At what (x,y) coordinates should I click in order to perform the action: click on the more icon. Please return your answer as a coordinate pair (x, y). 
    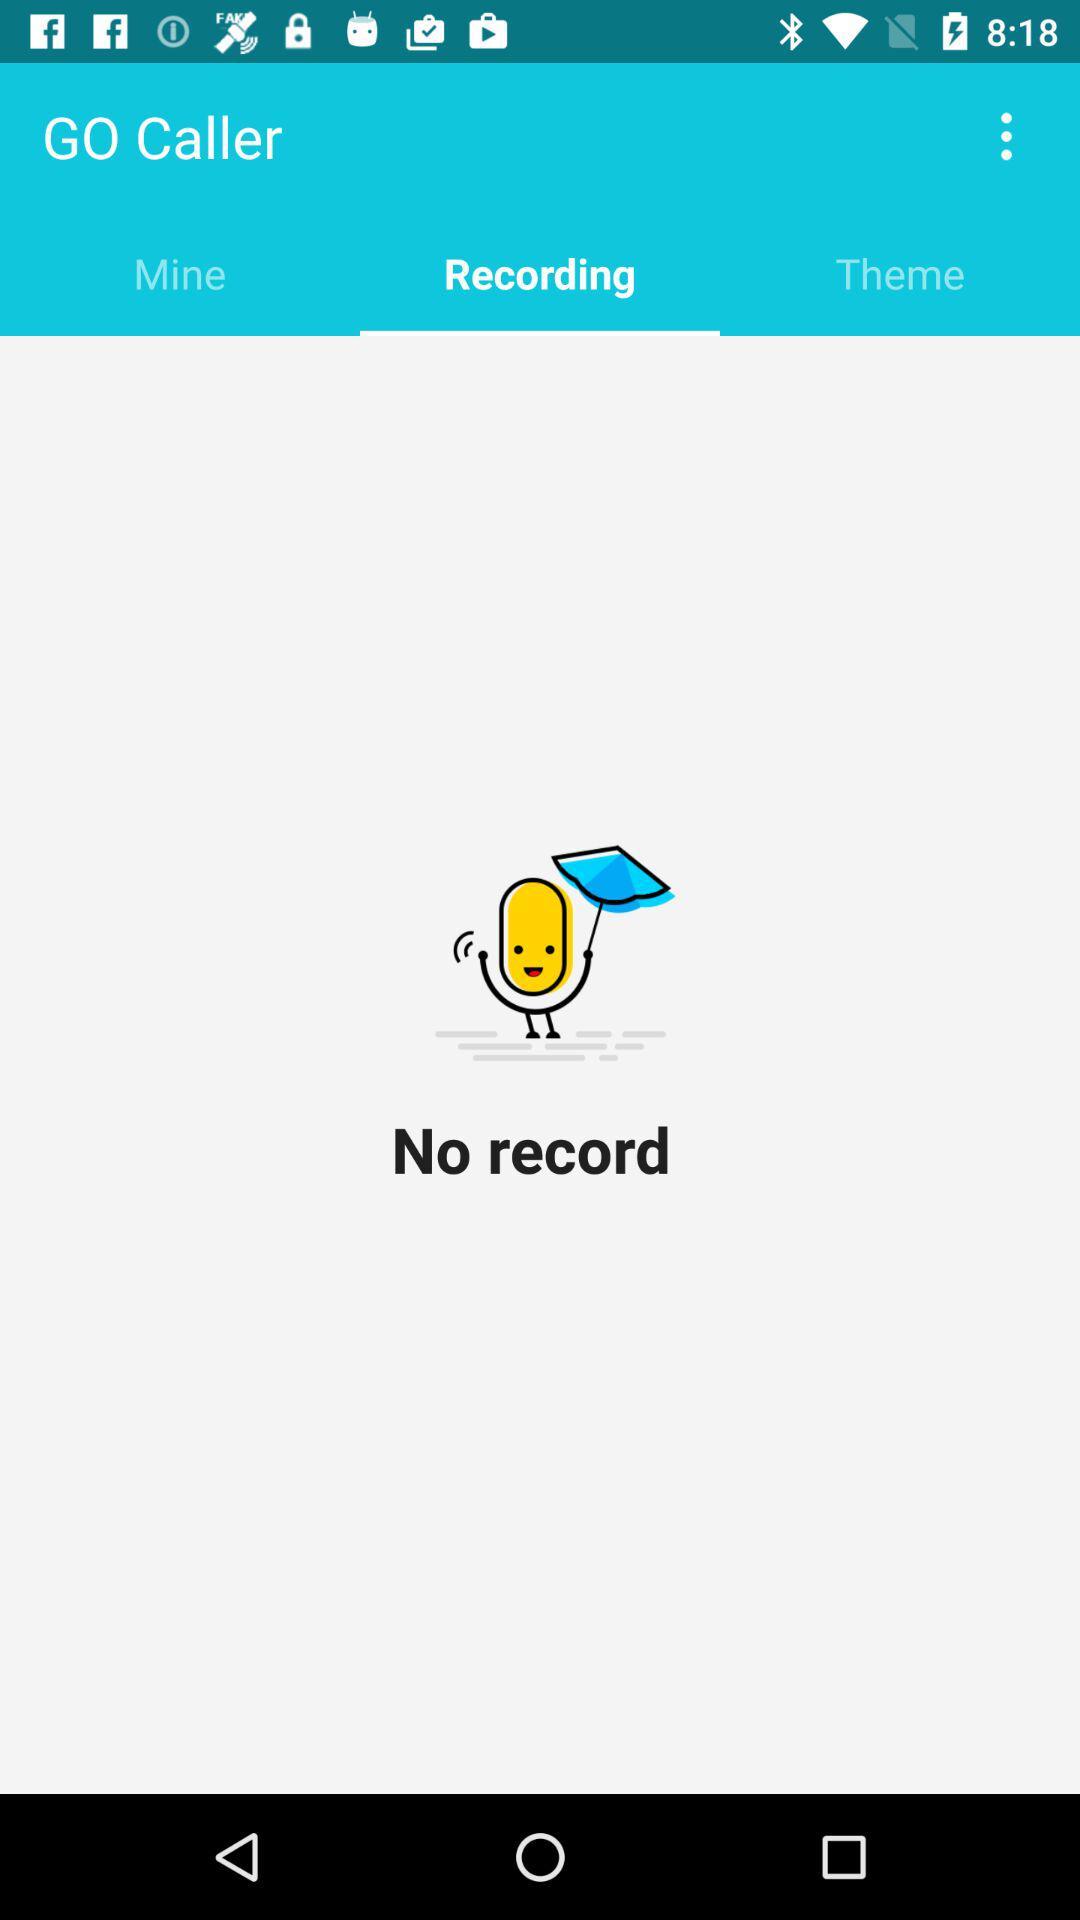
    Looking at the image, I should click on (1006, 135).